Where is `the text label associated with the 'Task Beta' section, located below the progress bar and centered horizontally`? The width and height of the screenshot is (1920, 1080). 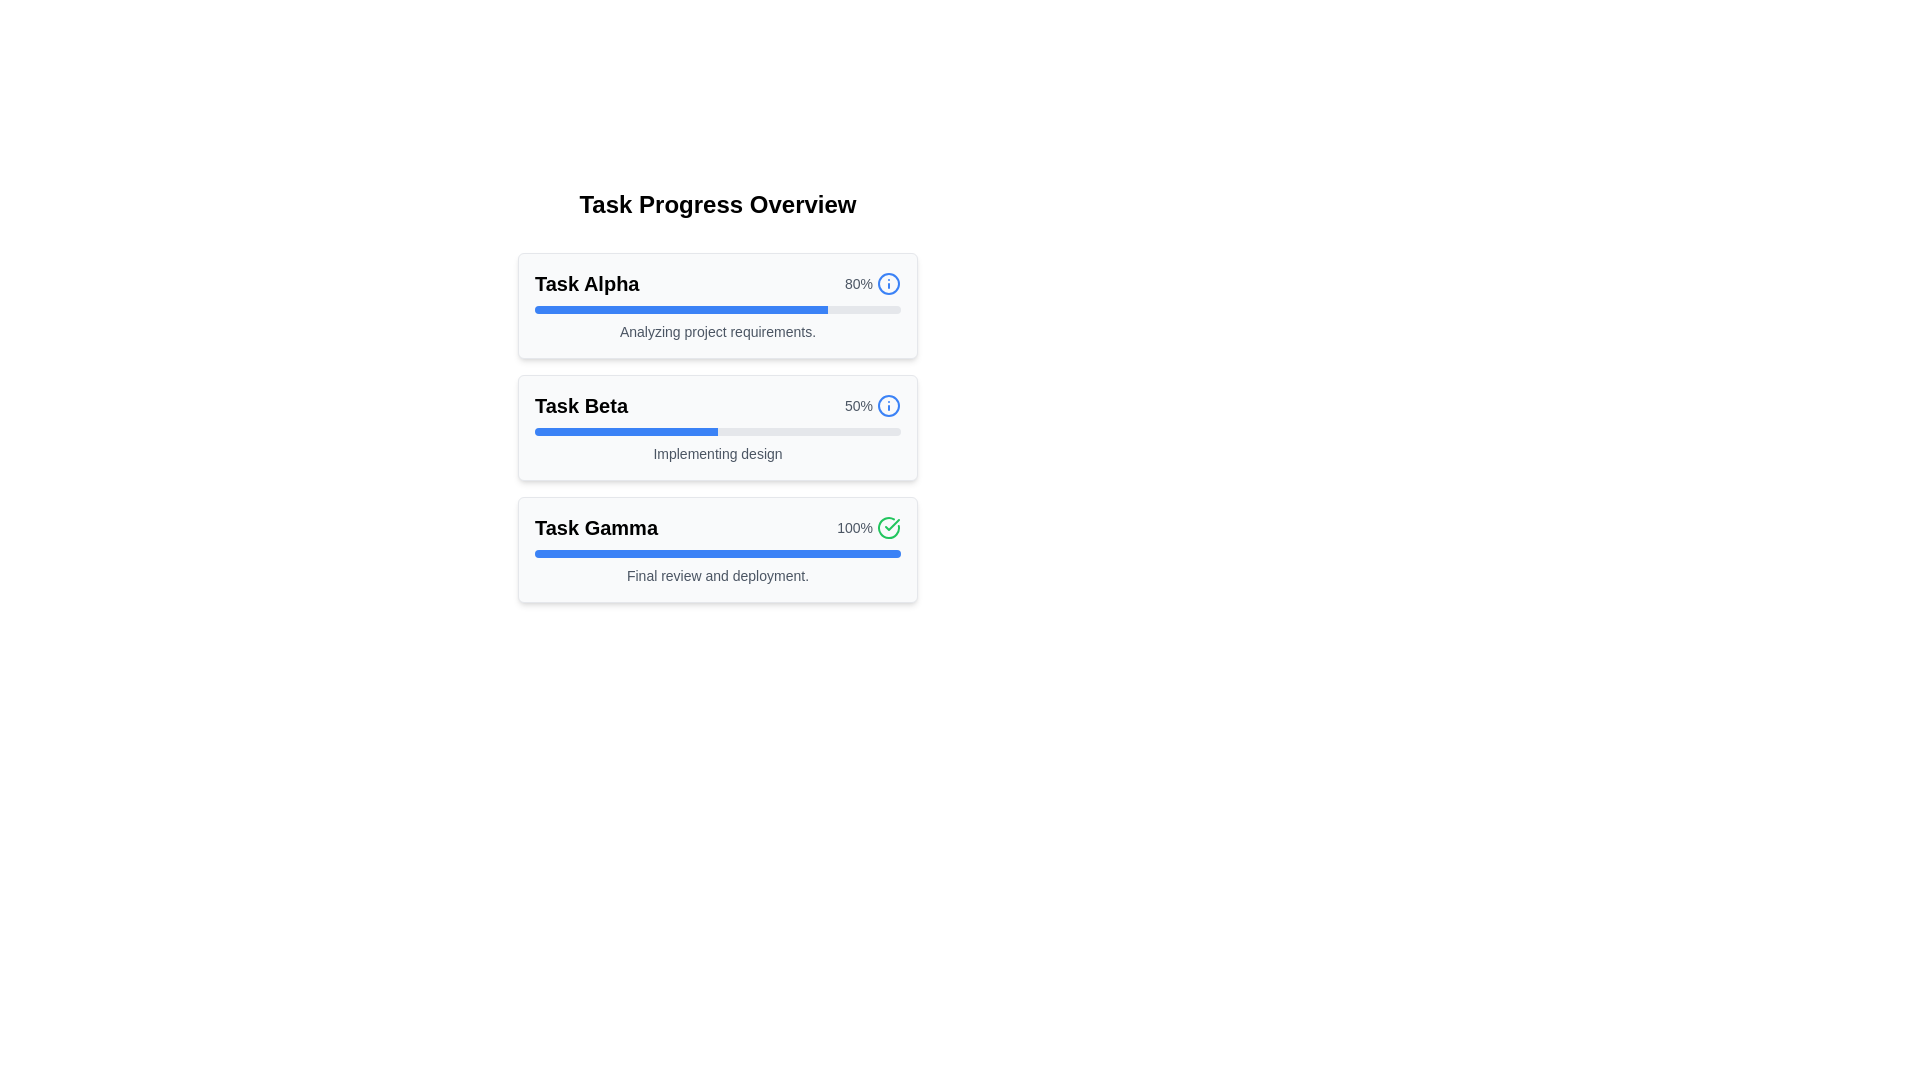 the text label associated with the 'Task Beta' section, located below the progress bar and centered horizontally is located at coordinates (718, 454).